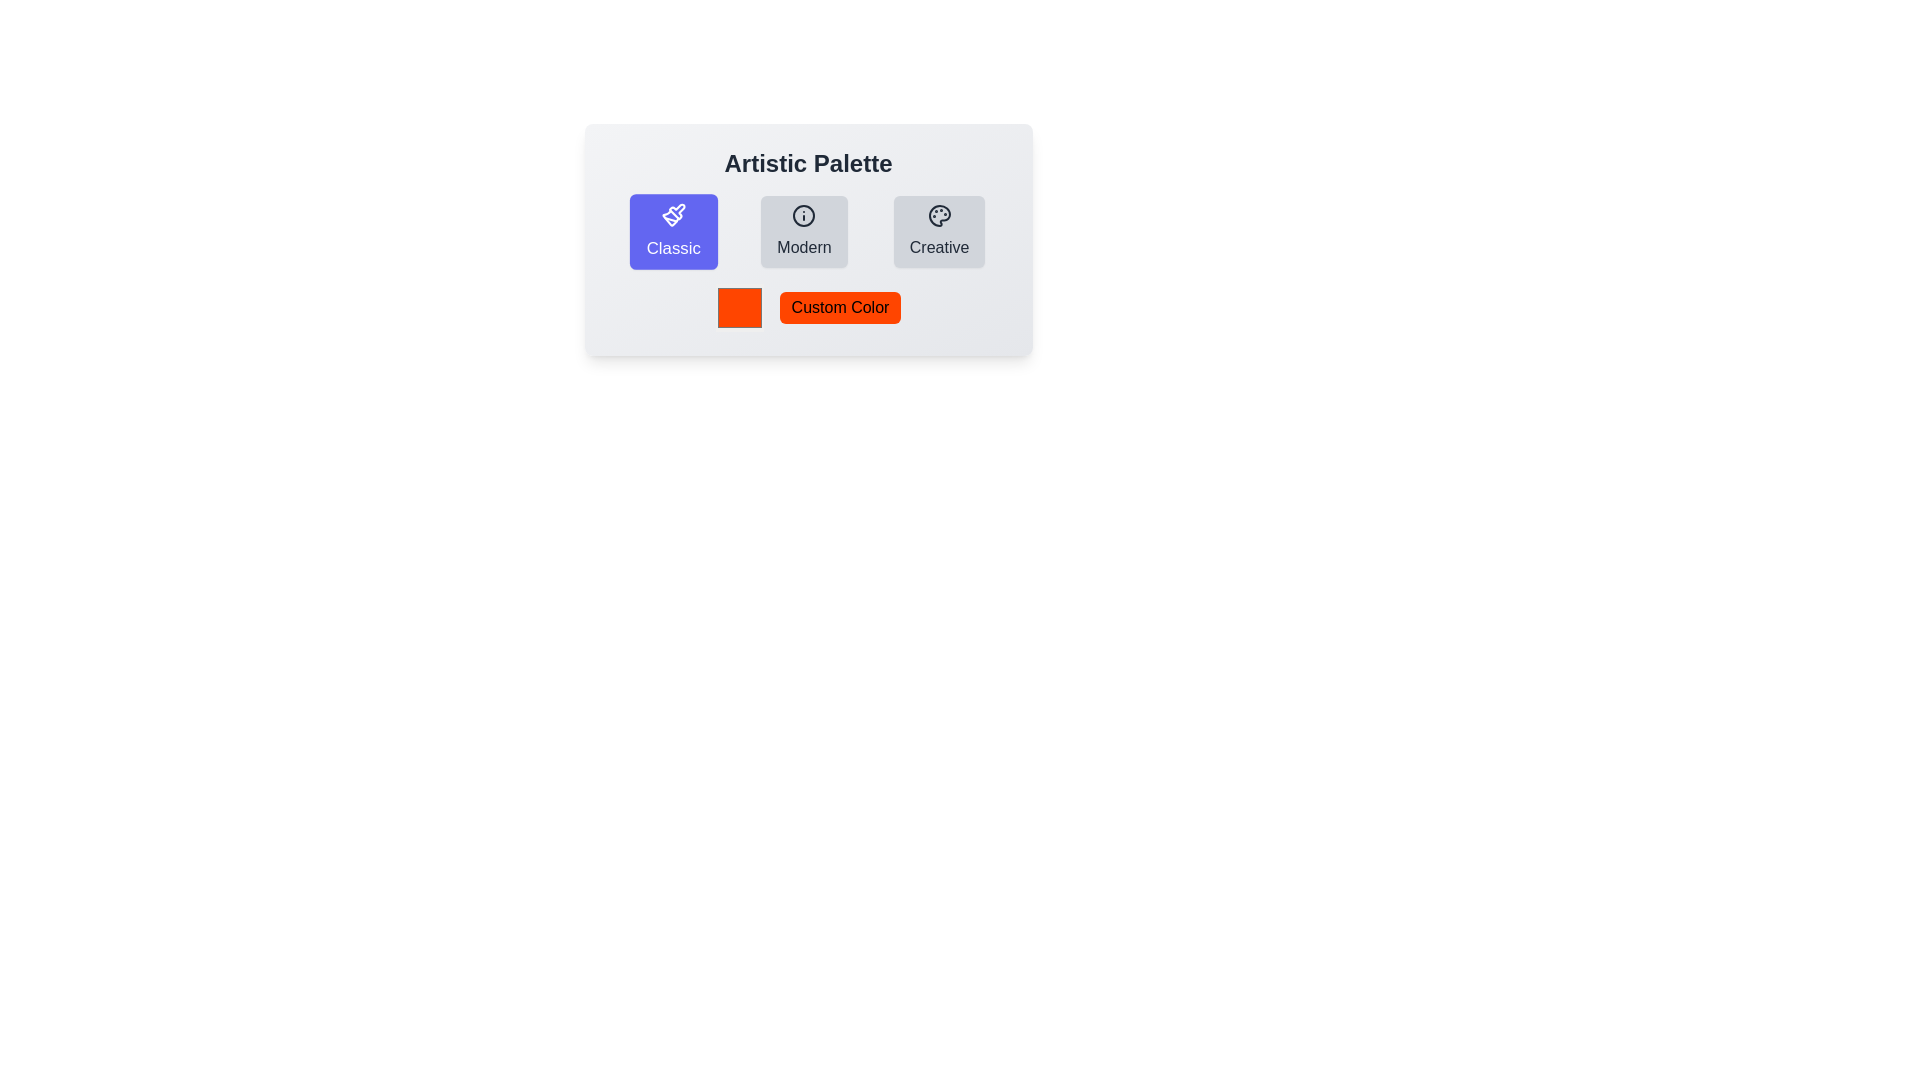 This screenshot has width=1920, height=1080. I want to click on the palette option Classic, so click(673, 230).